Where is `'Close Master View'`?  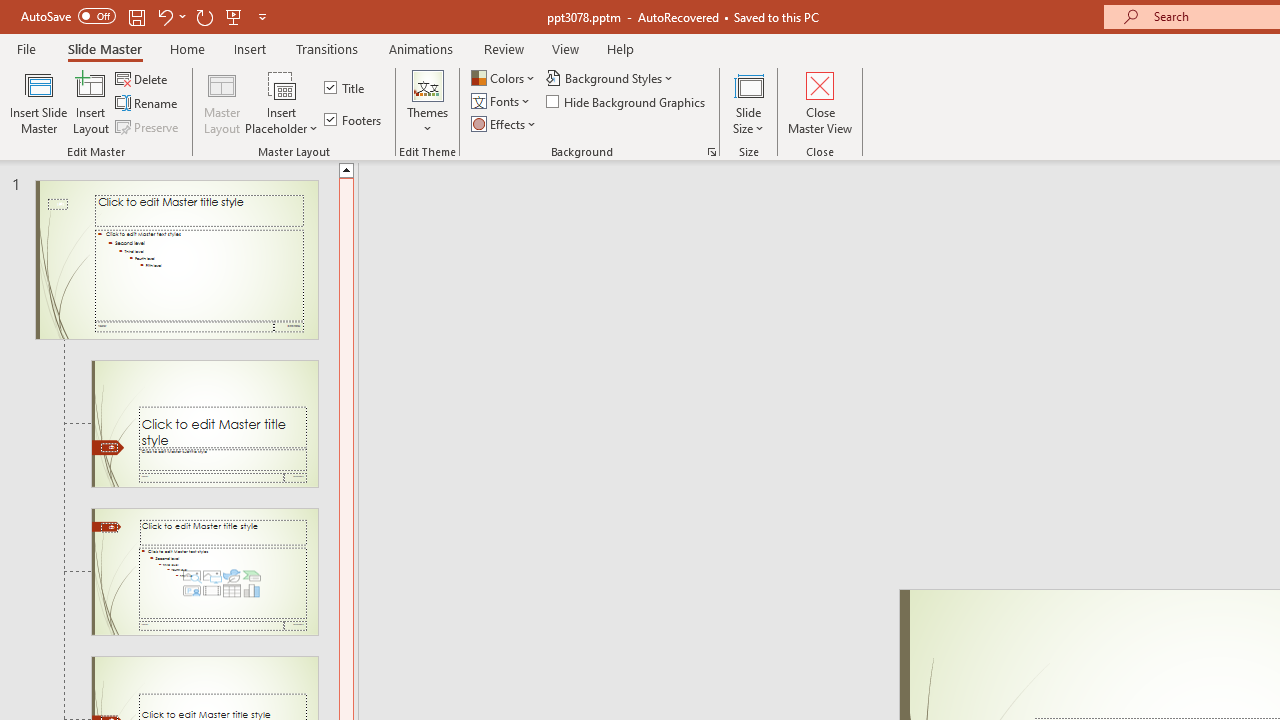 'Close Master View' is located at coordinates (820, 103).